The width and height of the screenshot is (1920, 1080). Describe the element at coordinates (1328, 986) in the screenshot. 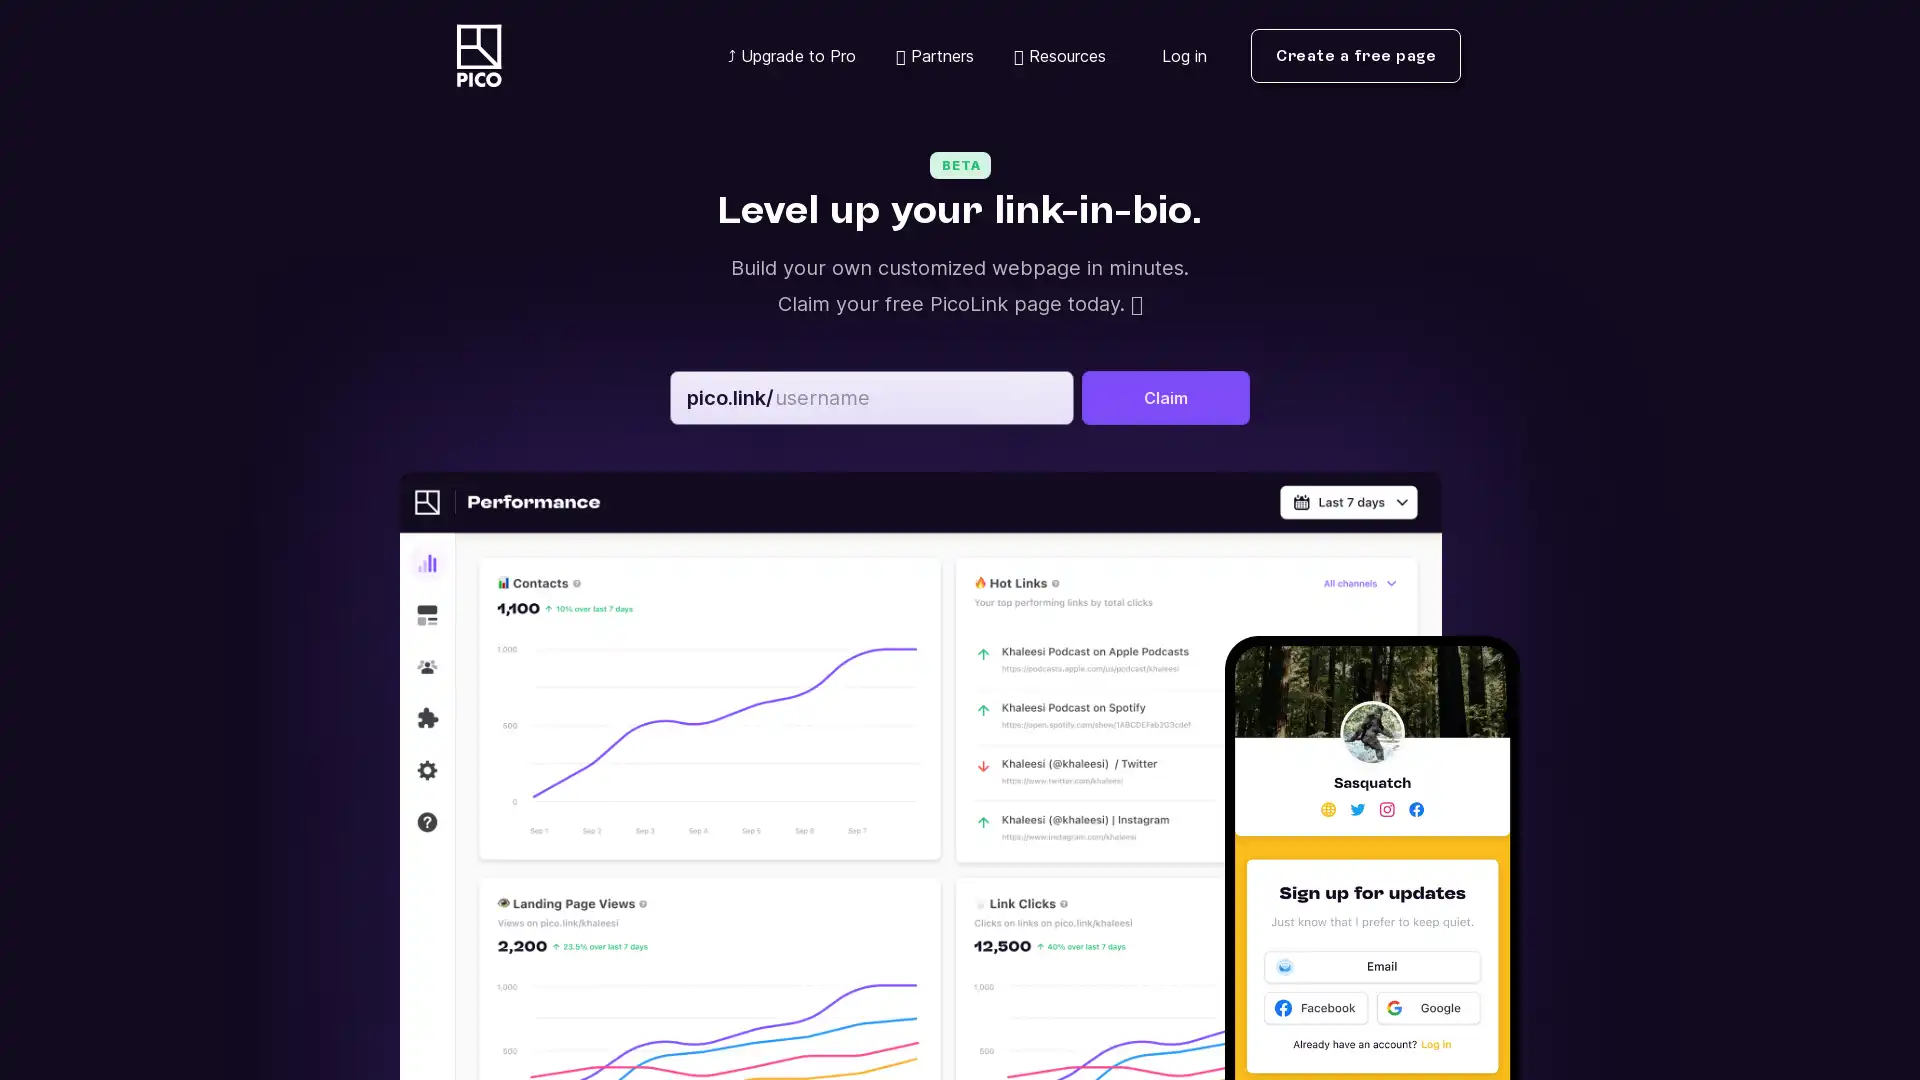

I see `Preferences` at that location.